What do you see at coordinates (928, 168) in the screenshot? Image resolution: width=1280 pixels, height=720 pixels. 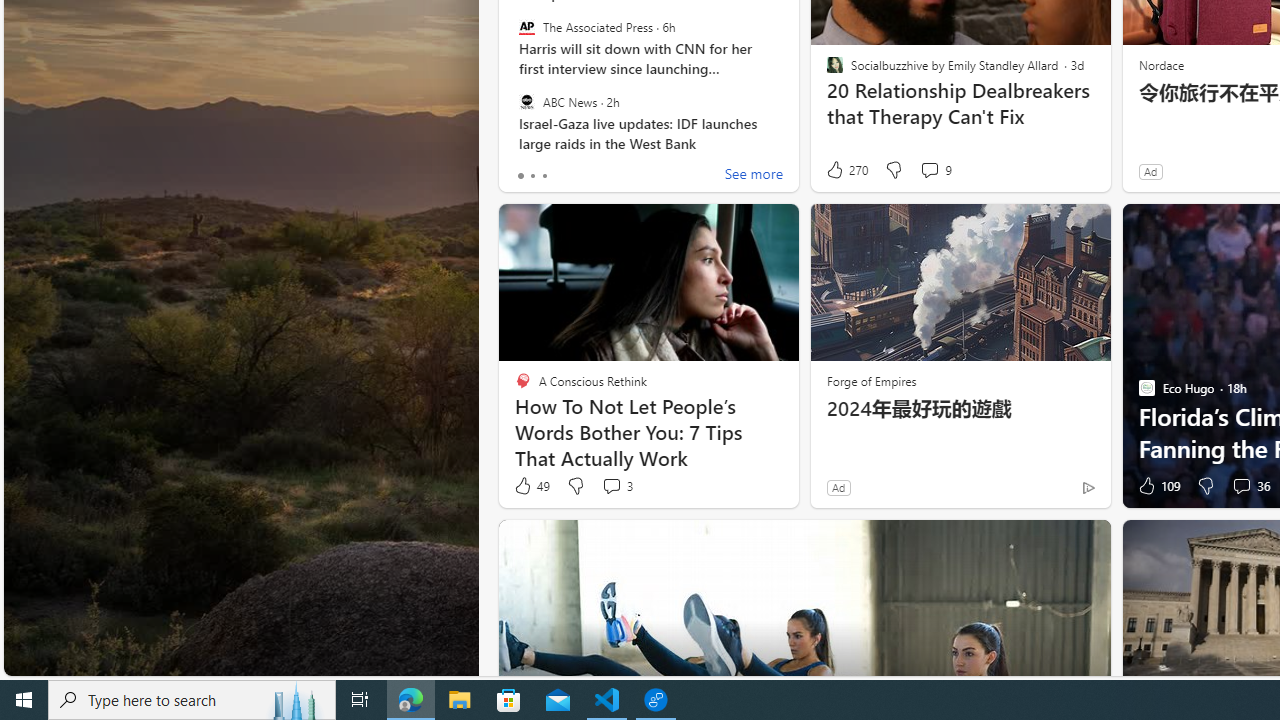 I see `'View comments 9 Comment'` at bounding box center [928, 168].